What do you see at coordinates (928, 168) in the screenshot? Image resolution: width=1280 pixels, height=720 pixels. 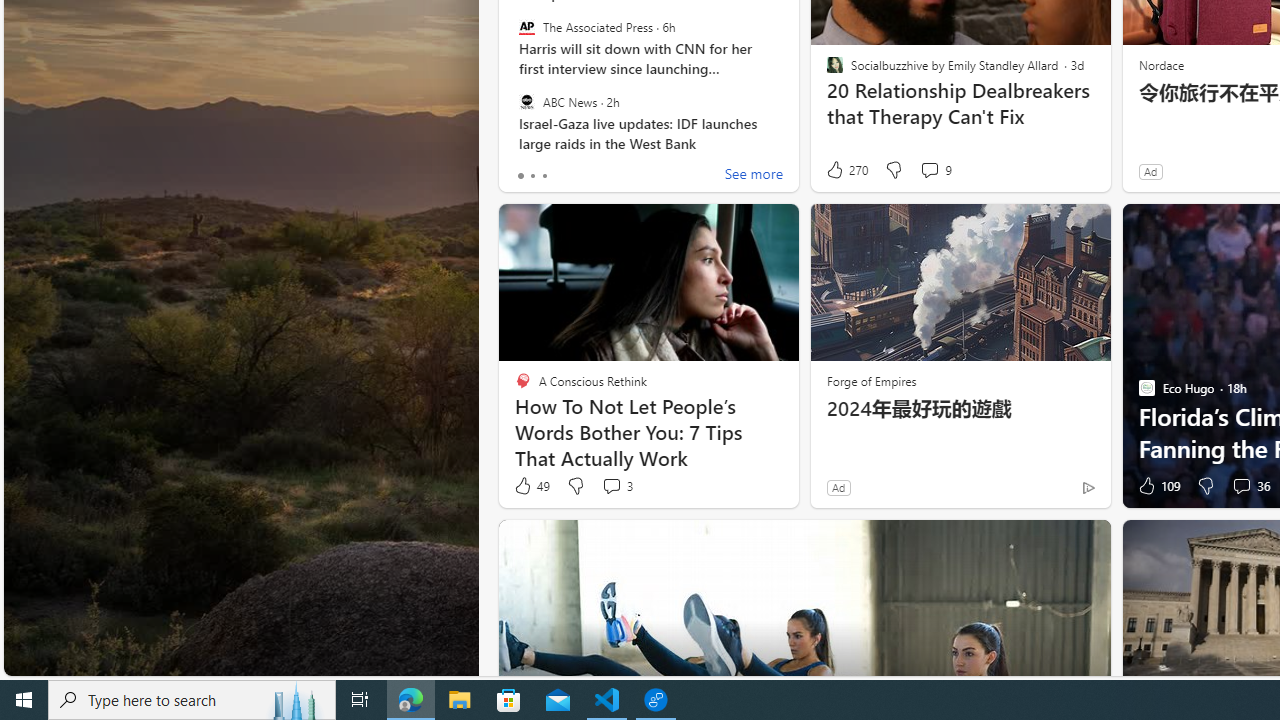 I see `'View comments 9 Comment'` at bounding box center [928, 168].